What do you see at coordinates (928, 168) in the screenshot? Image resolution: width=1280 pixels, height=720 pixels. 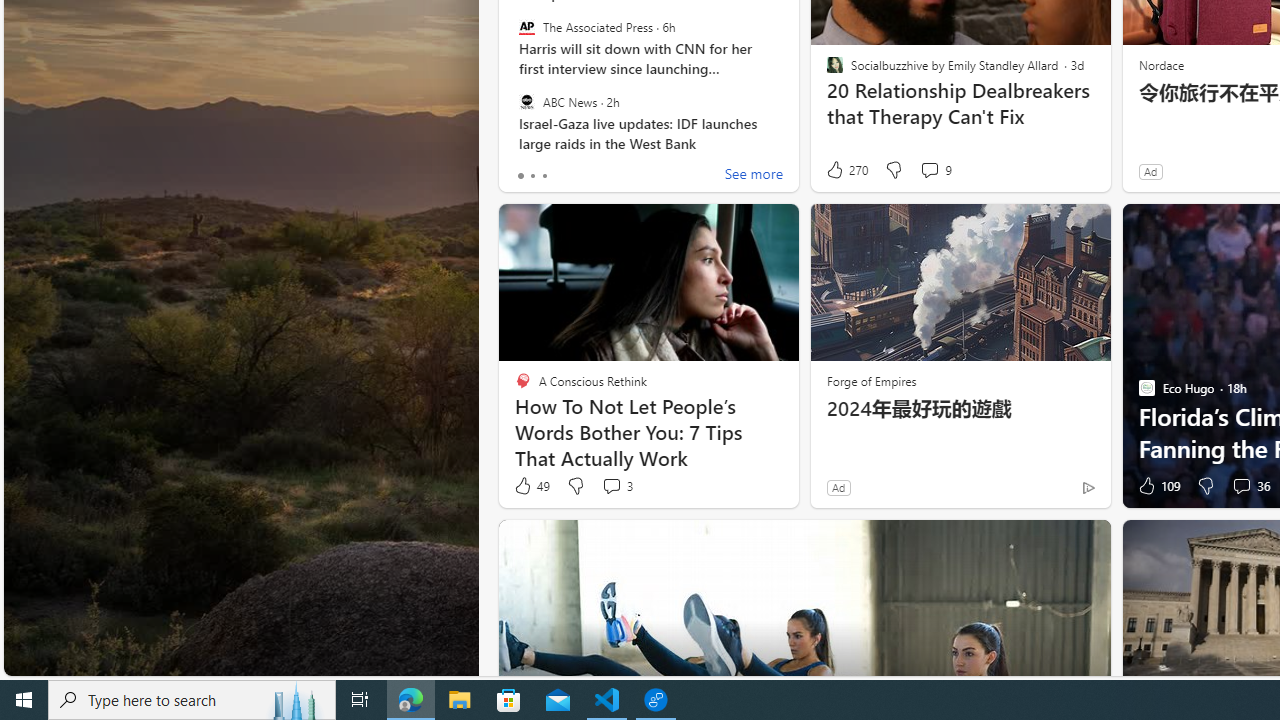 I see `'View comments 9 Comment'` at bounding box center [928, 168].